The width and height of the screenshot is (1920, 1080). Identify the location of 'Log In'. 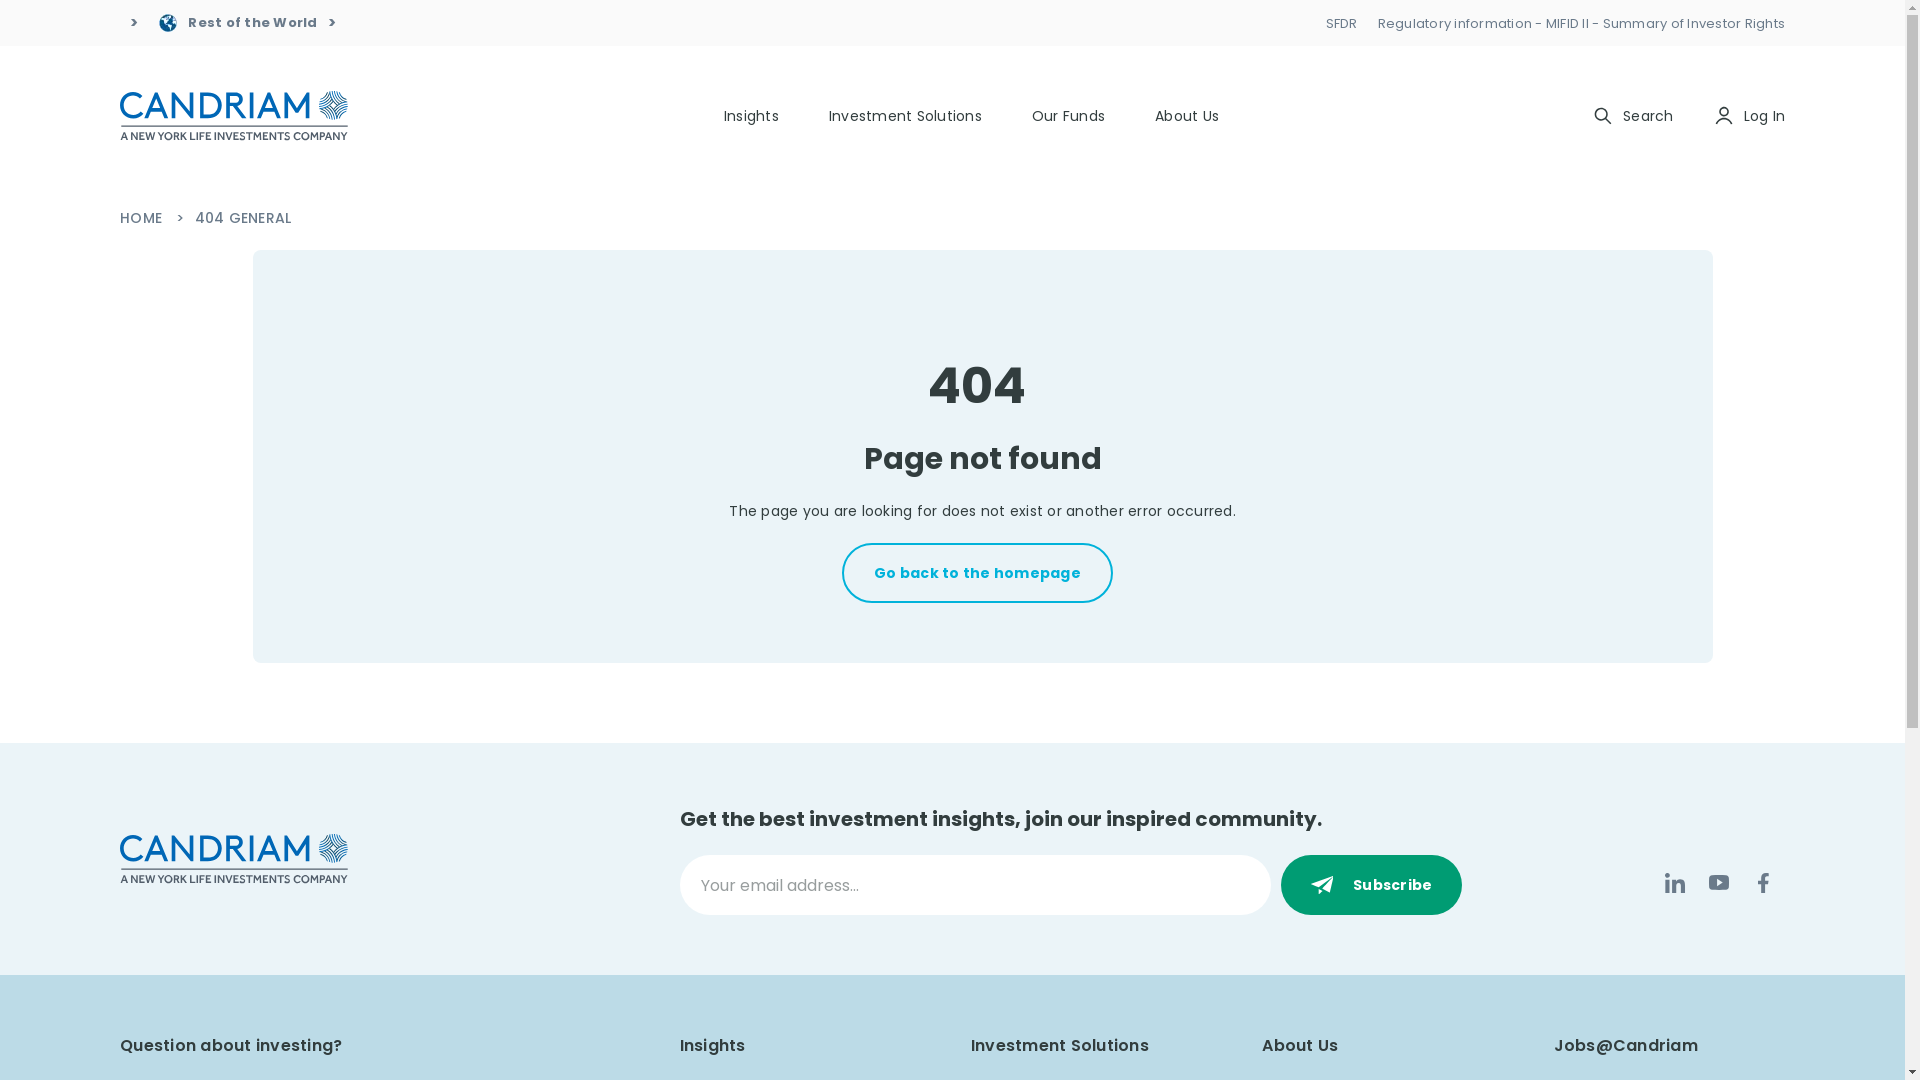
(1712, 115).